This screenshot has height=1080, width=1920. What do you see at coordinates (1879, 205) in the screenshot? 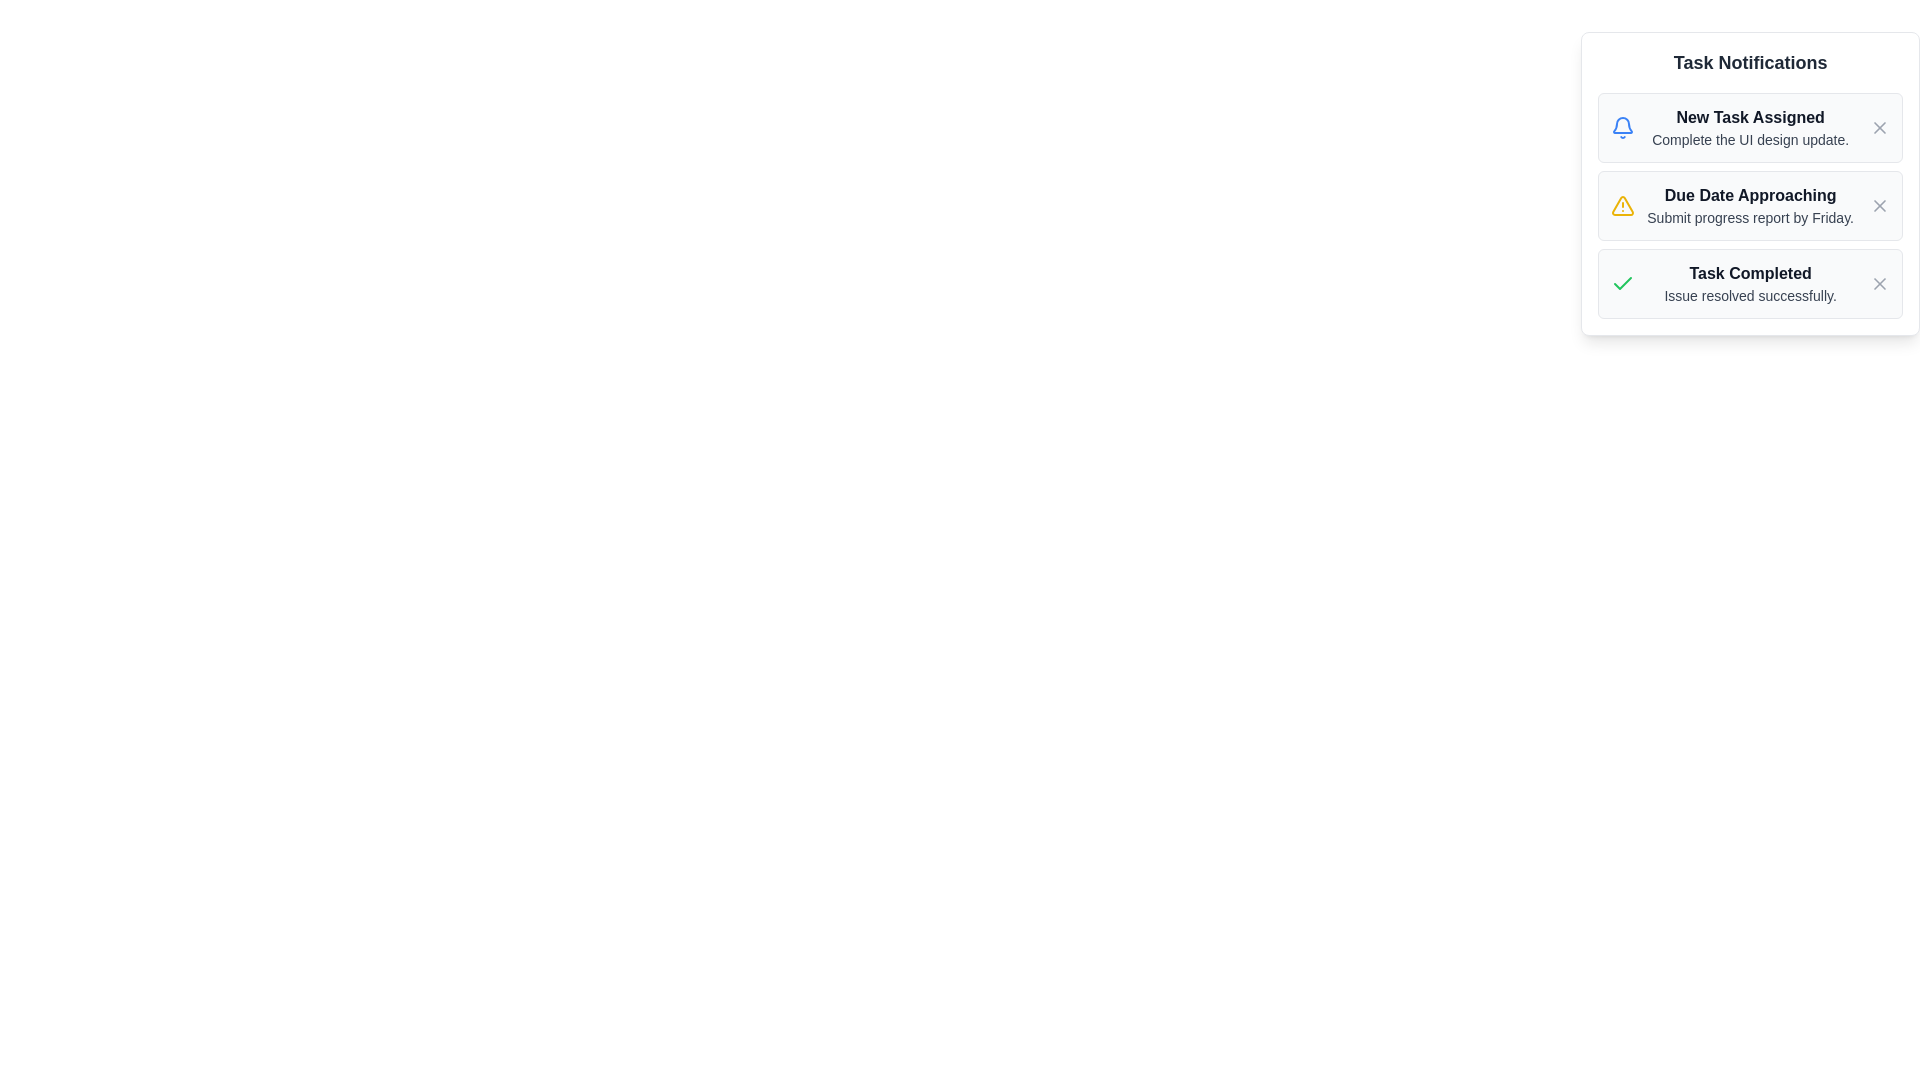
I see `the diagonal line segment that is part of the close icon in the top-right corner of the task notification card` at bounding box center [1879, 205].